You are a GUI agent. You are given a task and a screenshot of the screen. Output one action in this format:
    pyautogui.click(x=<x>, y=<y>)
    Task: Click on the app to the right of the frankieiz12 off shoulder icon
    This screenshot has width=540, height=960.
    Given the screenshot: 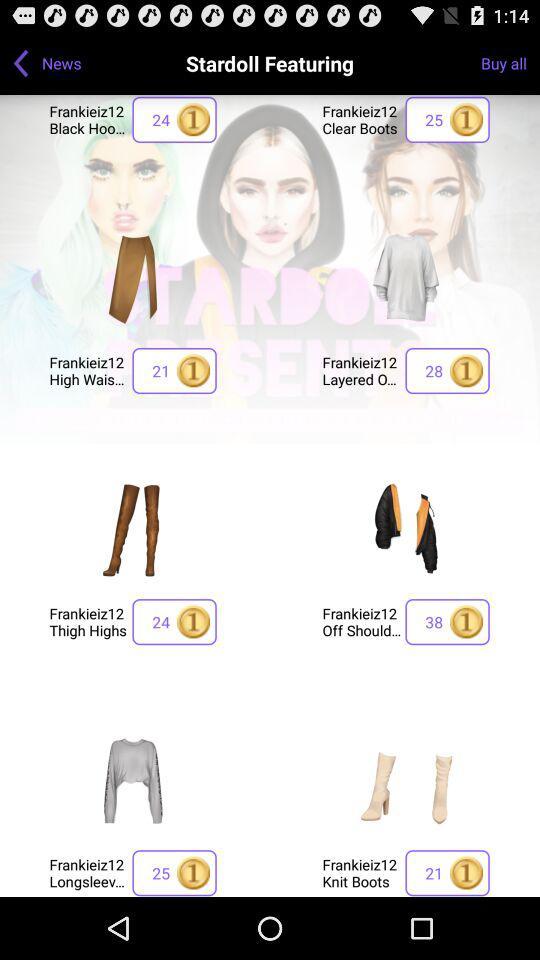 What is the action you would take?
    pyautogui.click(x=447, y=620)
    